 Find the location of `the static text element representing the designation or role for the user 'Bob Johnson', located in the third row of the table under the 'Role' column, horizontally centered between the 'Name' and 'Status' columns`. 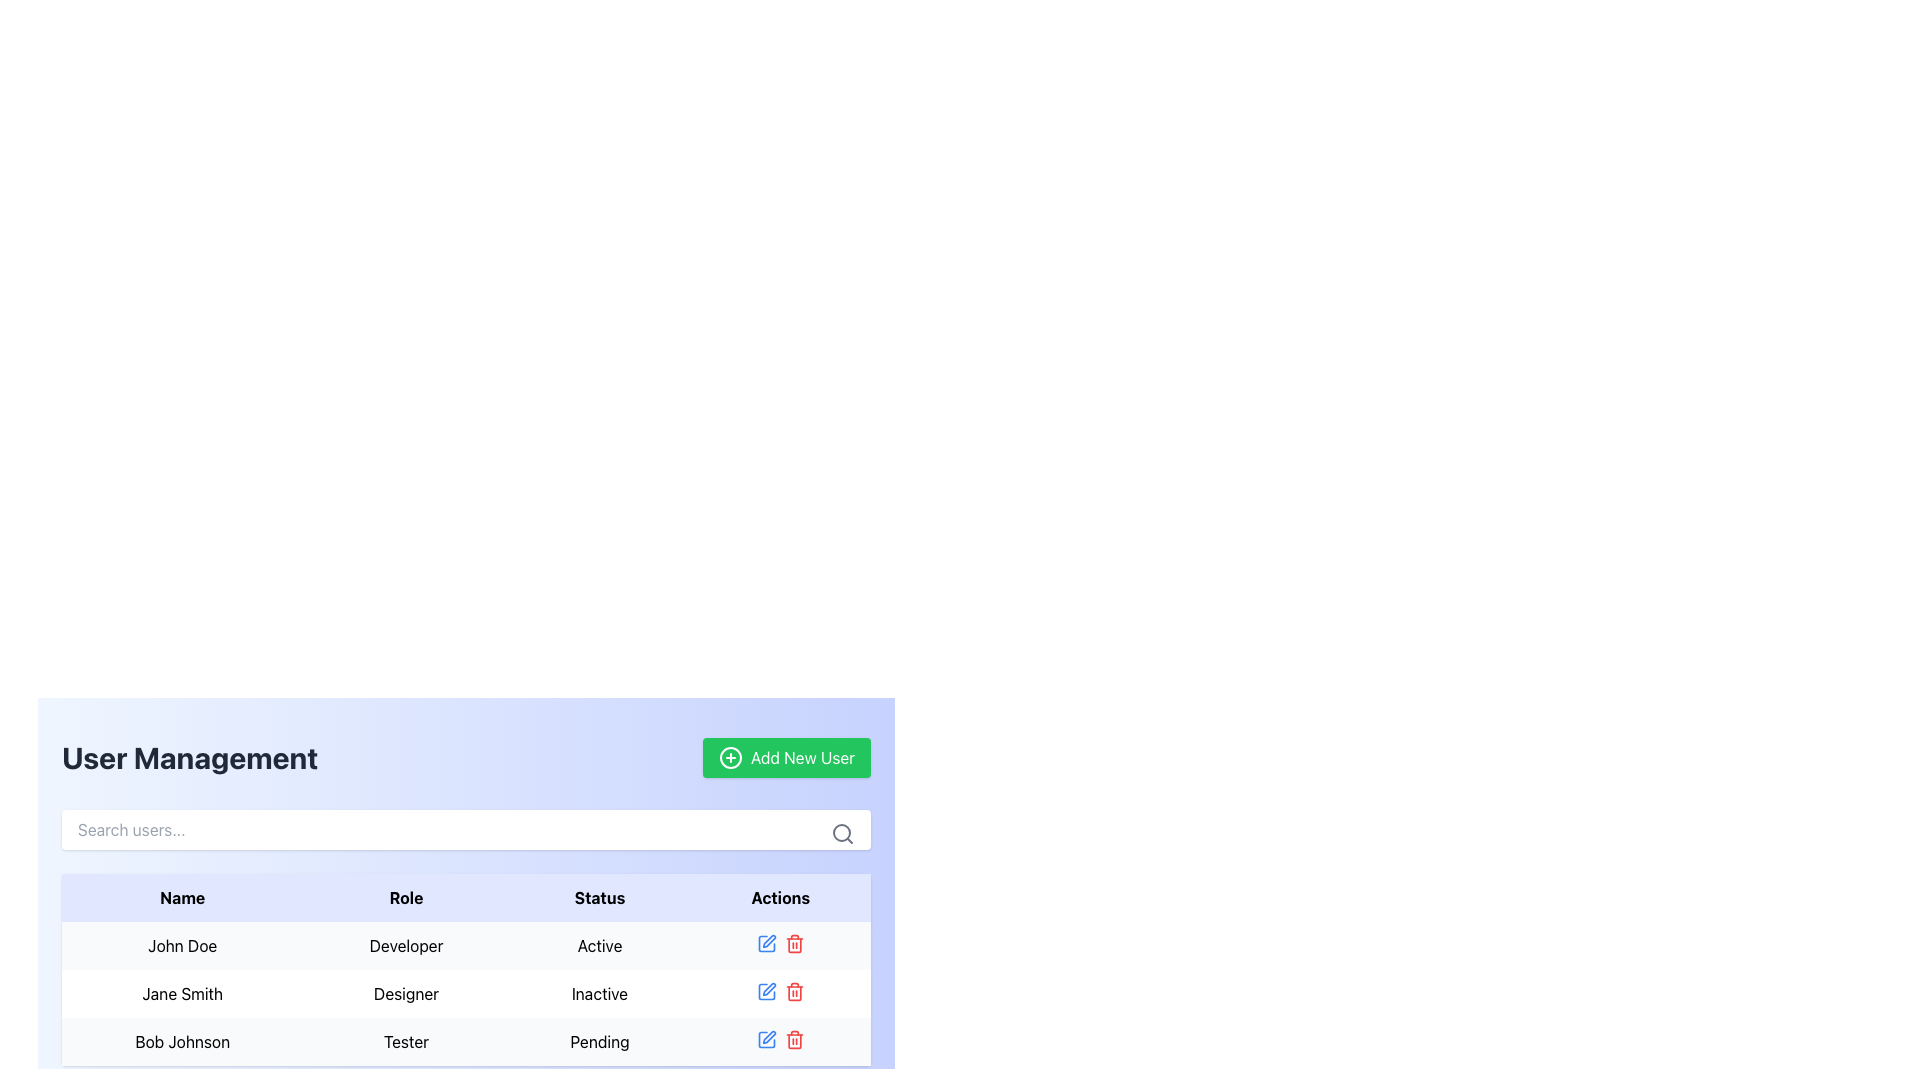

the static text element representing the designation or role for the user 'Bob Johnson', located in the third row of the table under the 'Role' column, horizontally centered between the 'Name' and 'Status' columns is located at coordinates (405, 1040).